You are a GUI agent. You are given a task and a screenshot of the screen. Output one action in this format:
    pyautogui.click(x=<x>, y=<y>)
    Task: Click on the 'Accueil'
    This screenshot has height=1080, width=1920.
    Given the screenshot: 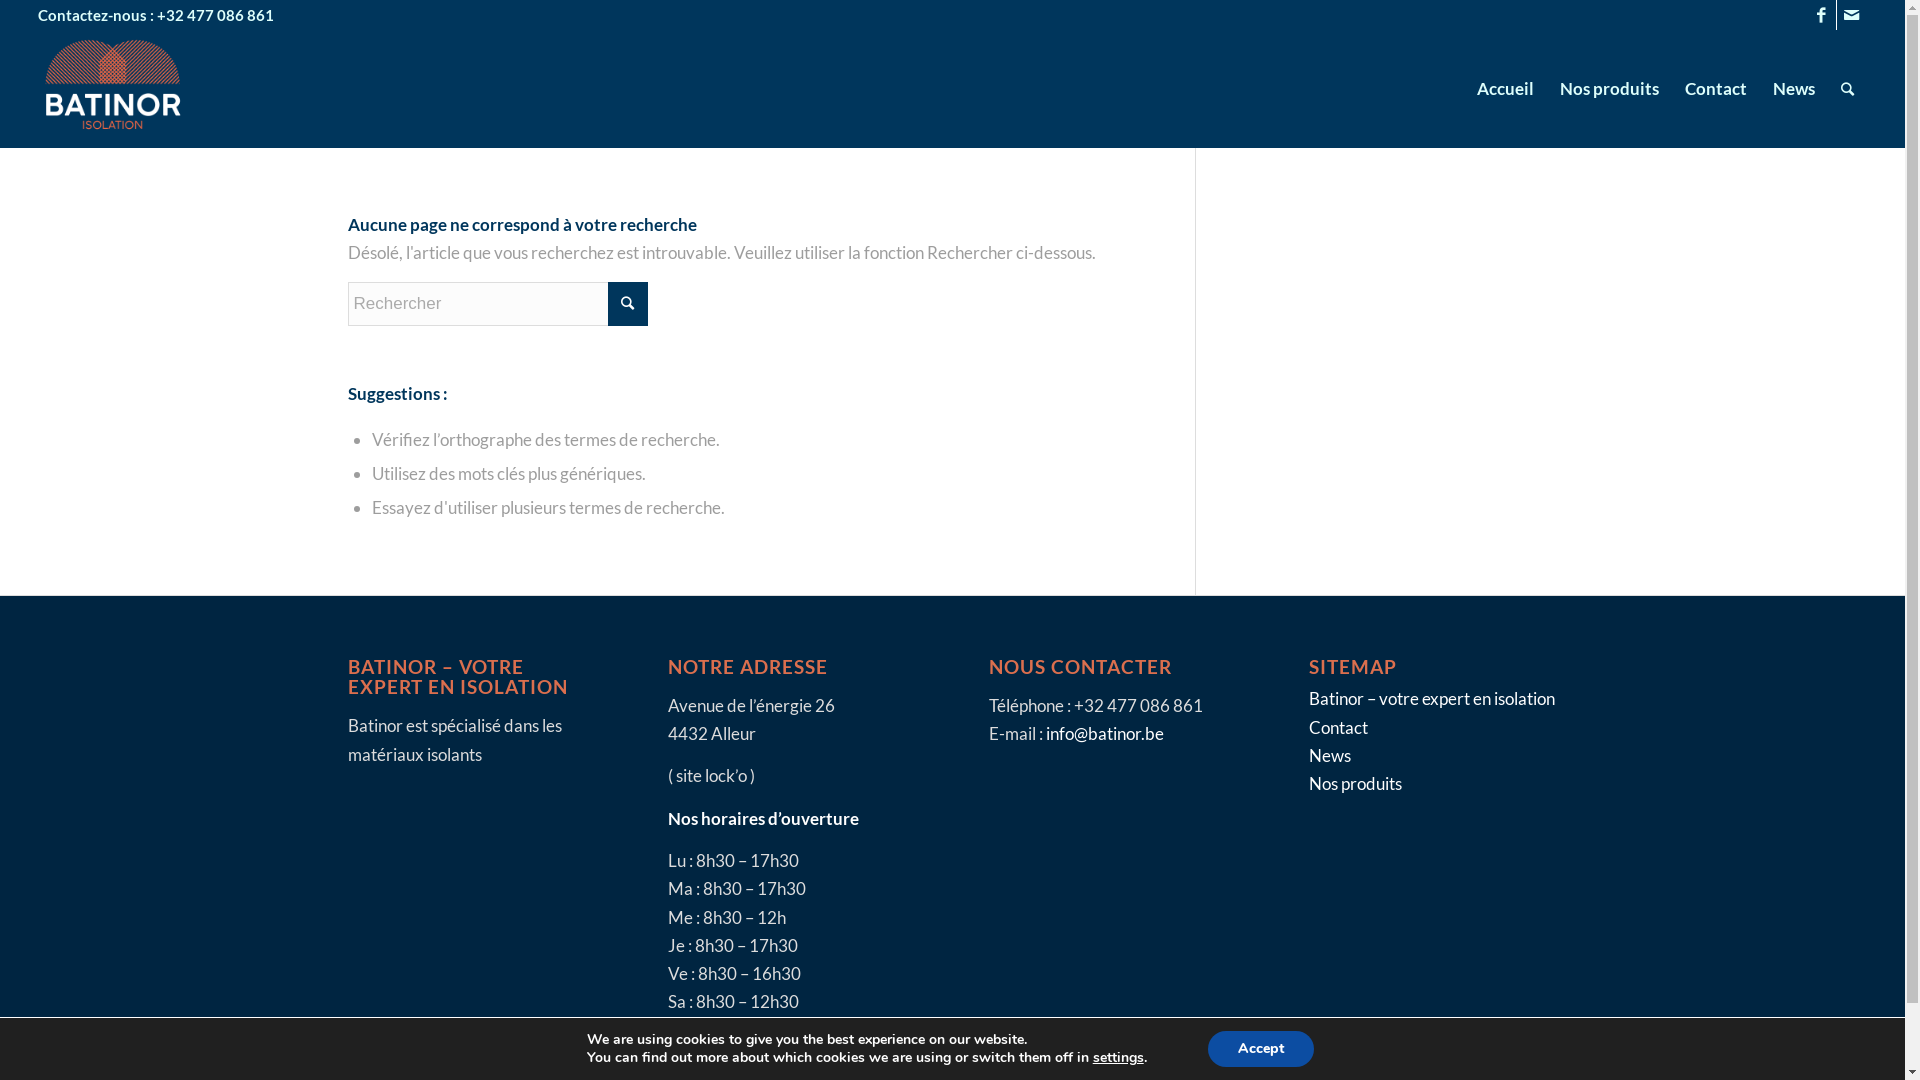 What is the action you would take?
    pyautogui.click(x=1505, y=87)
    